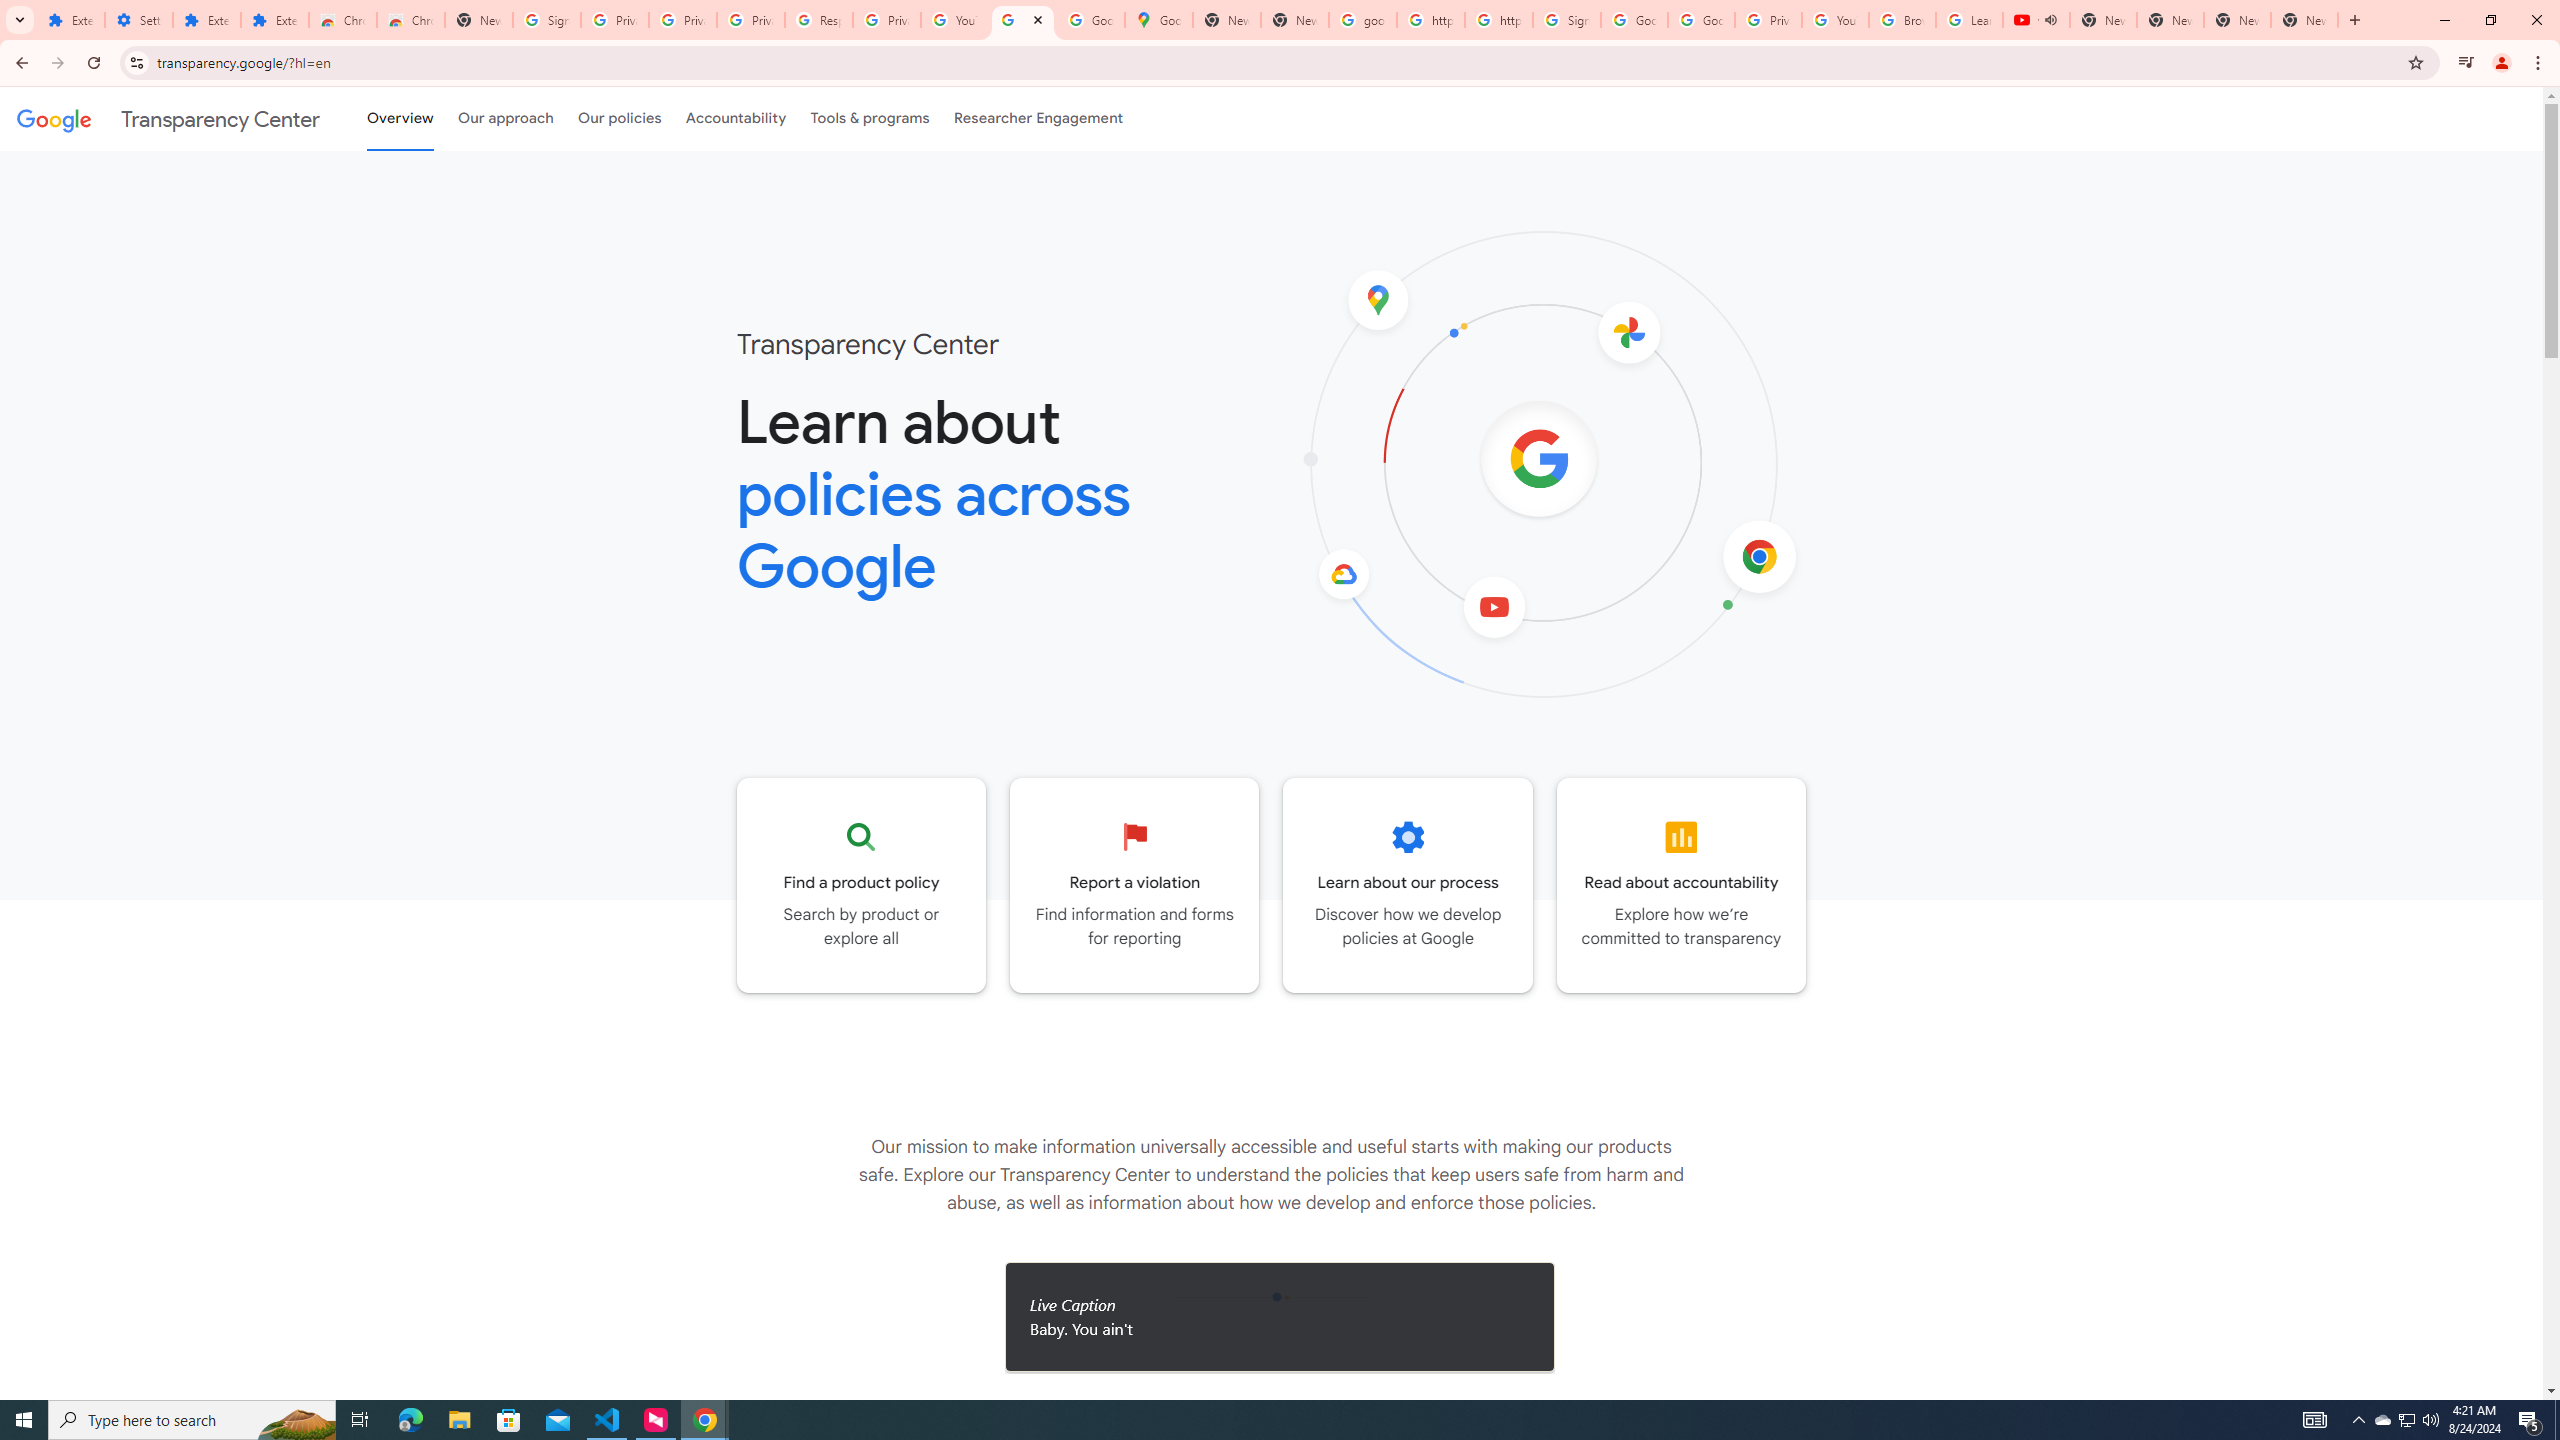 The height and width of the screenshot is (1440, 2560). Describe the element at coordinates (1039, 118) in the screenshot. I see `'Researcher Engagement'` at that location.